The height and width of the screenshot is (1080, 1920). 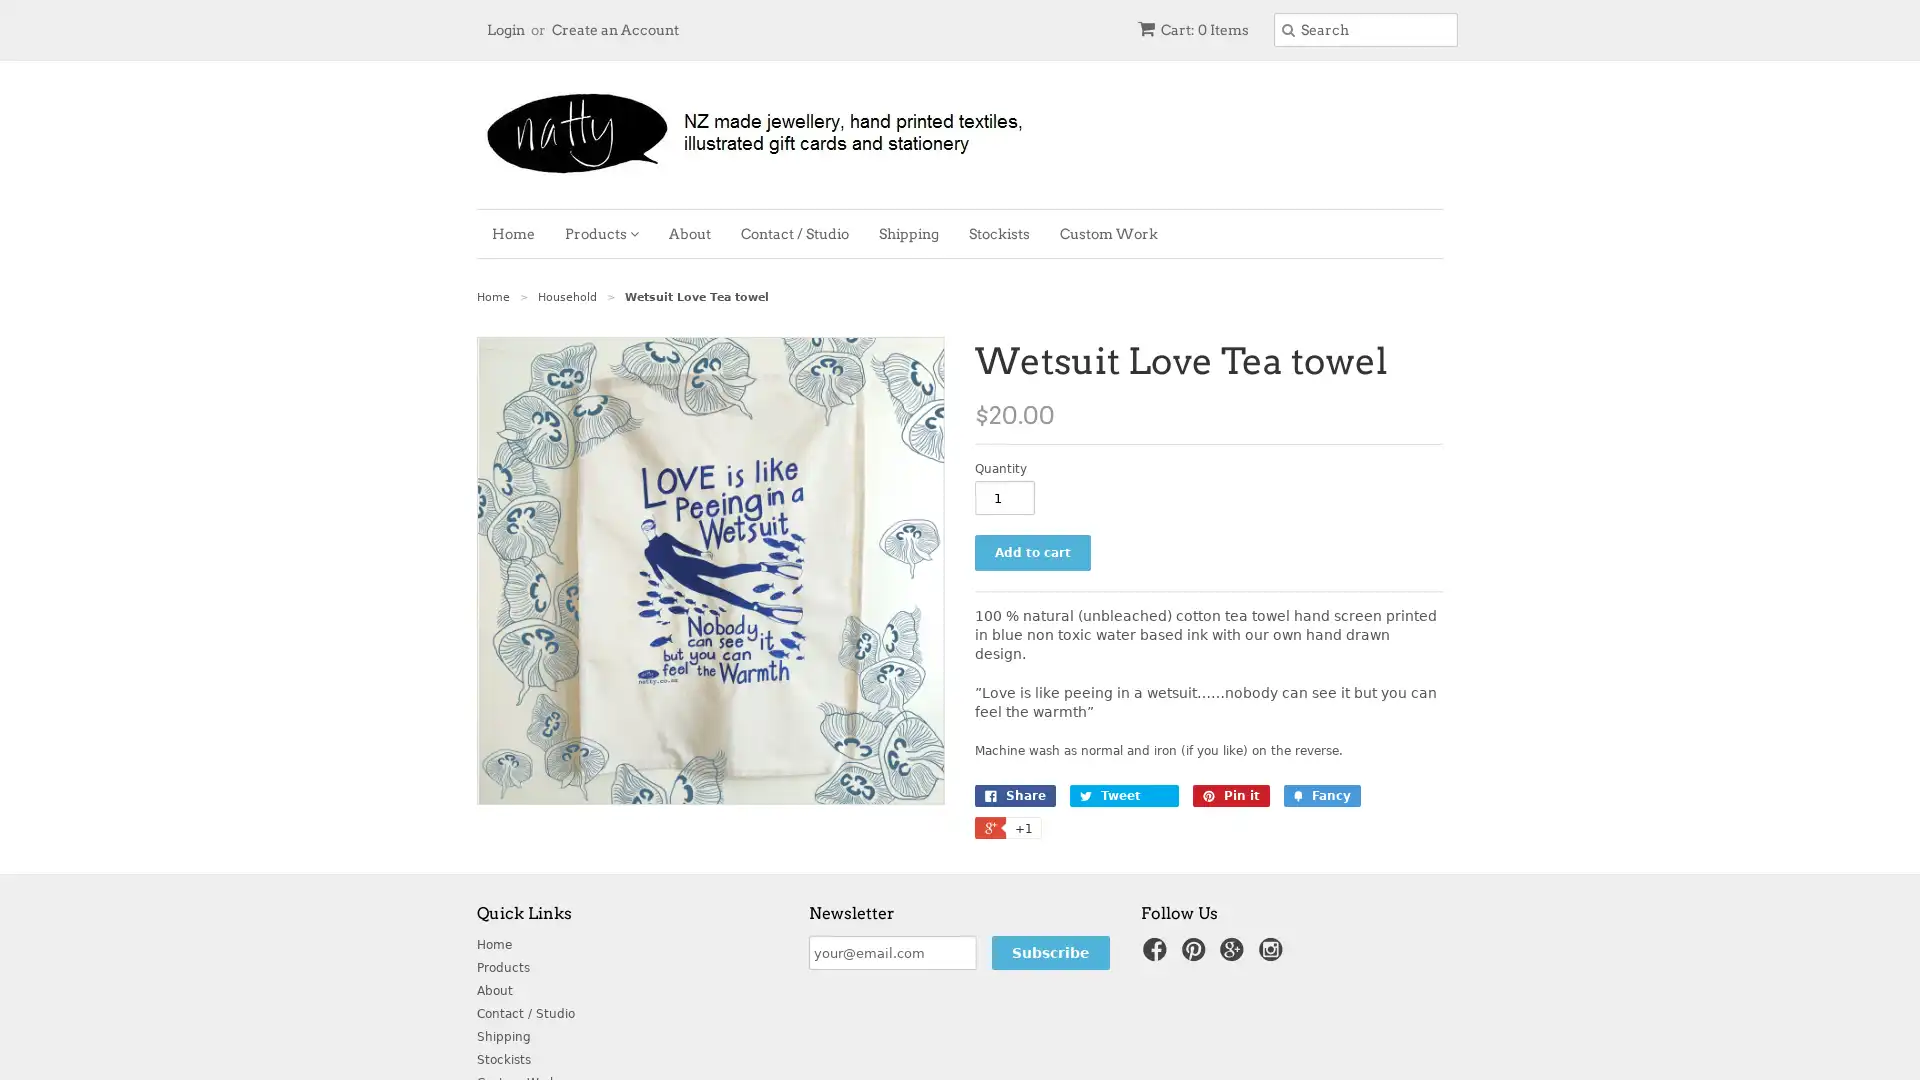 I want to click on Subscribe, so click(x=1050, y=951).